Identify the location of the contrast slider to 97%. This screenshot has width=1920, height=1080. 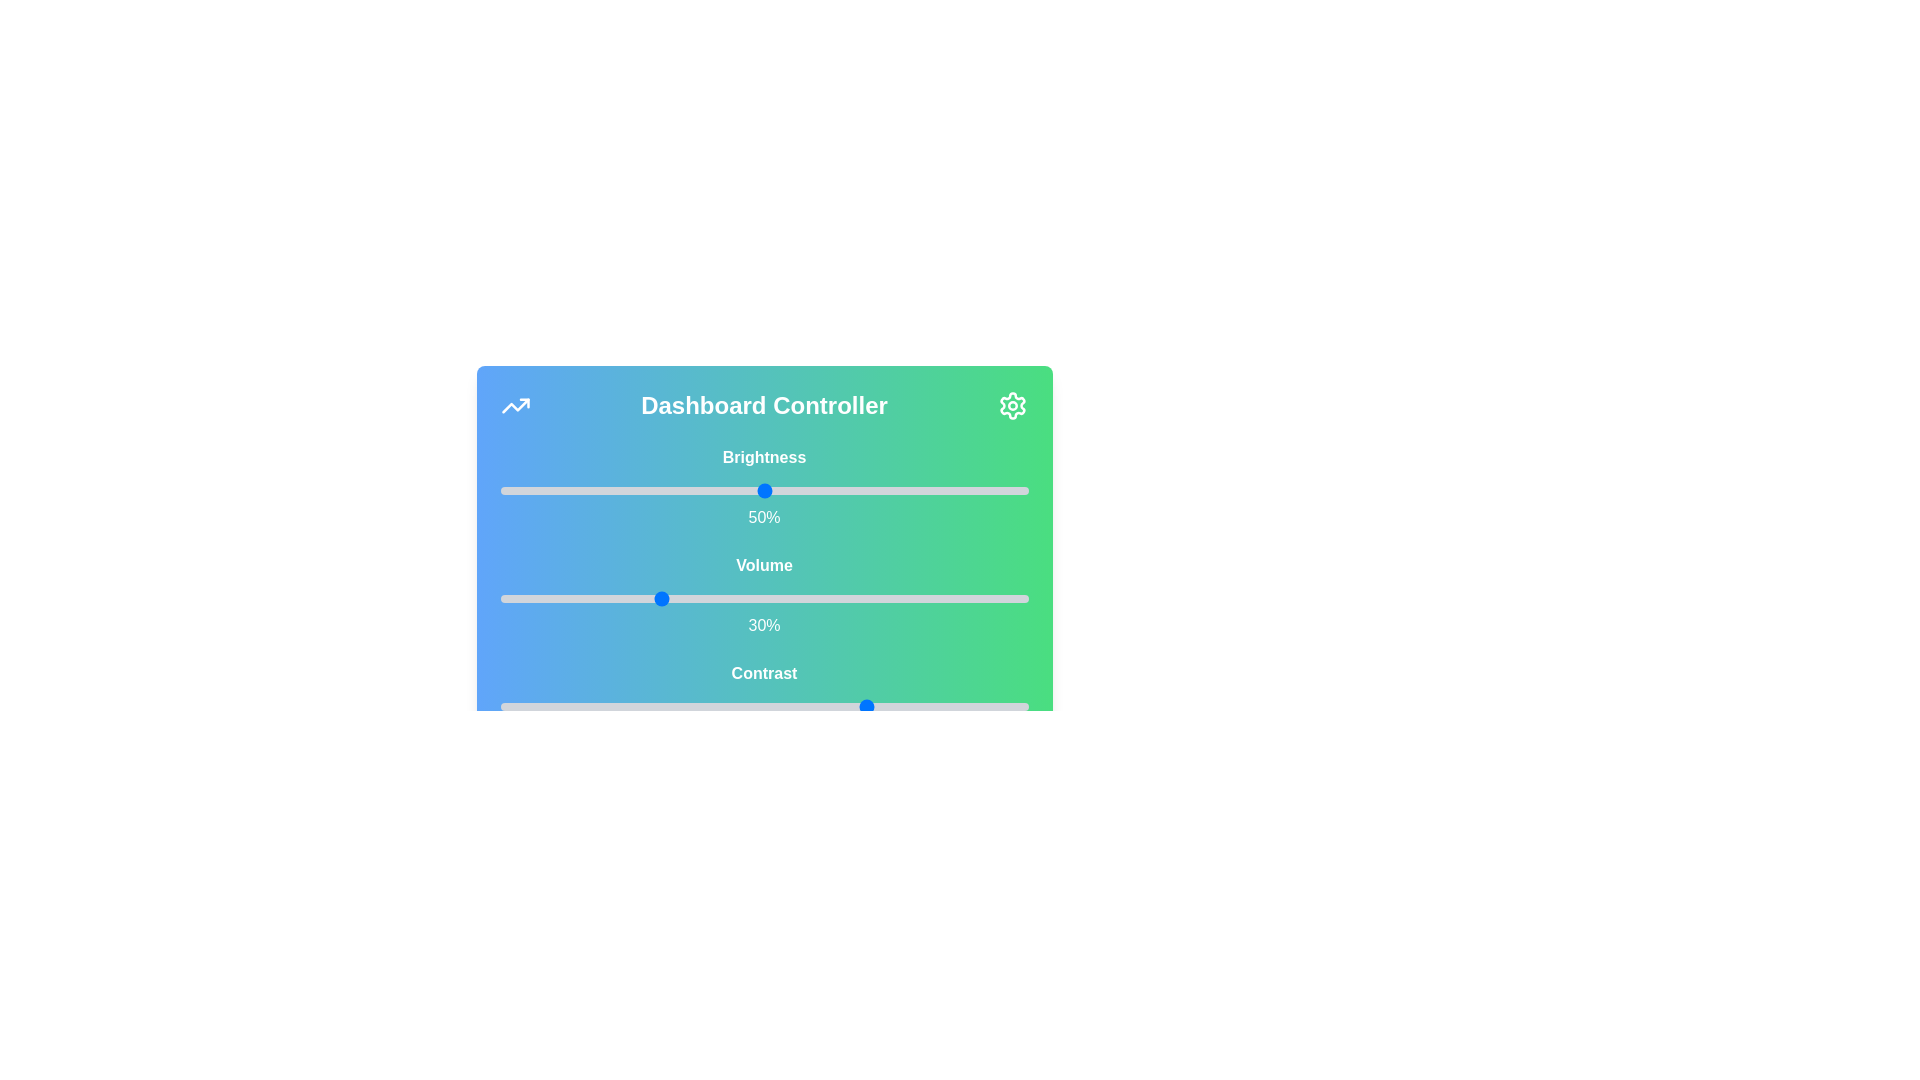
(1012, 705).